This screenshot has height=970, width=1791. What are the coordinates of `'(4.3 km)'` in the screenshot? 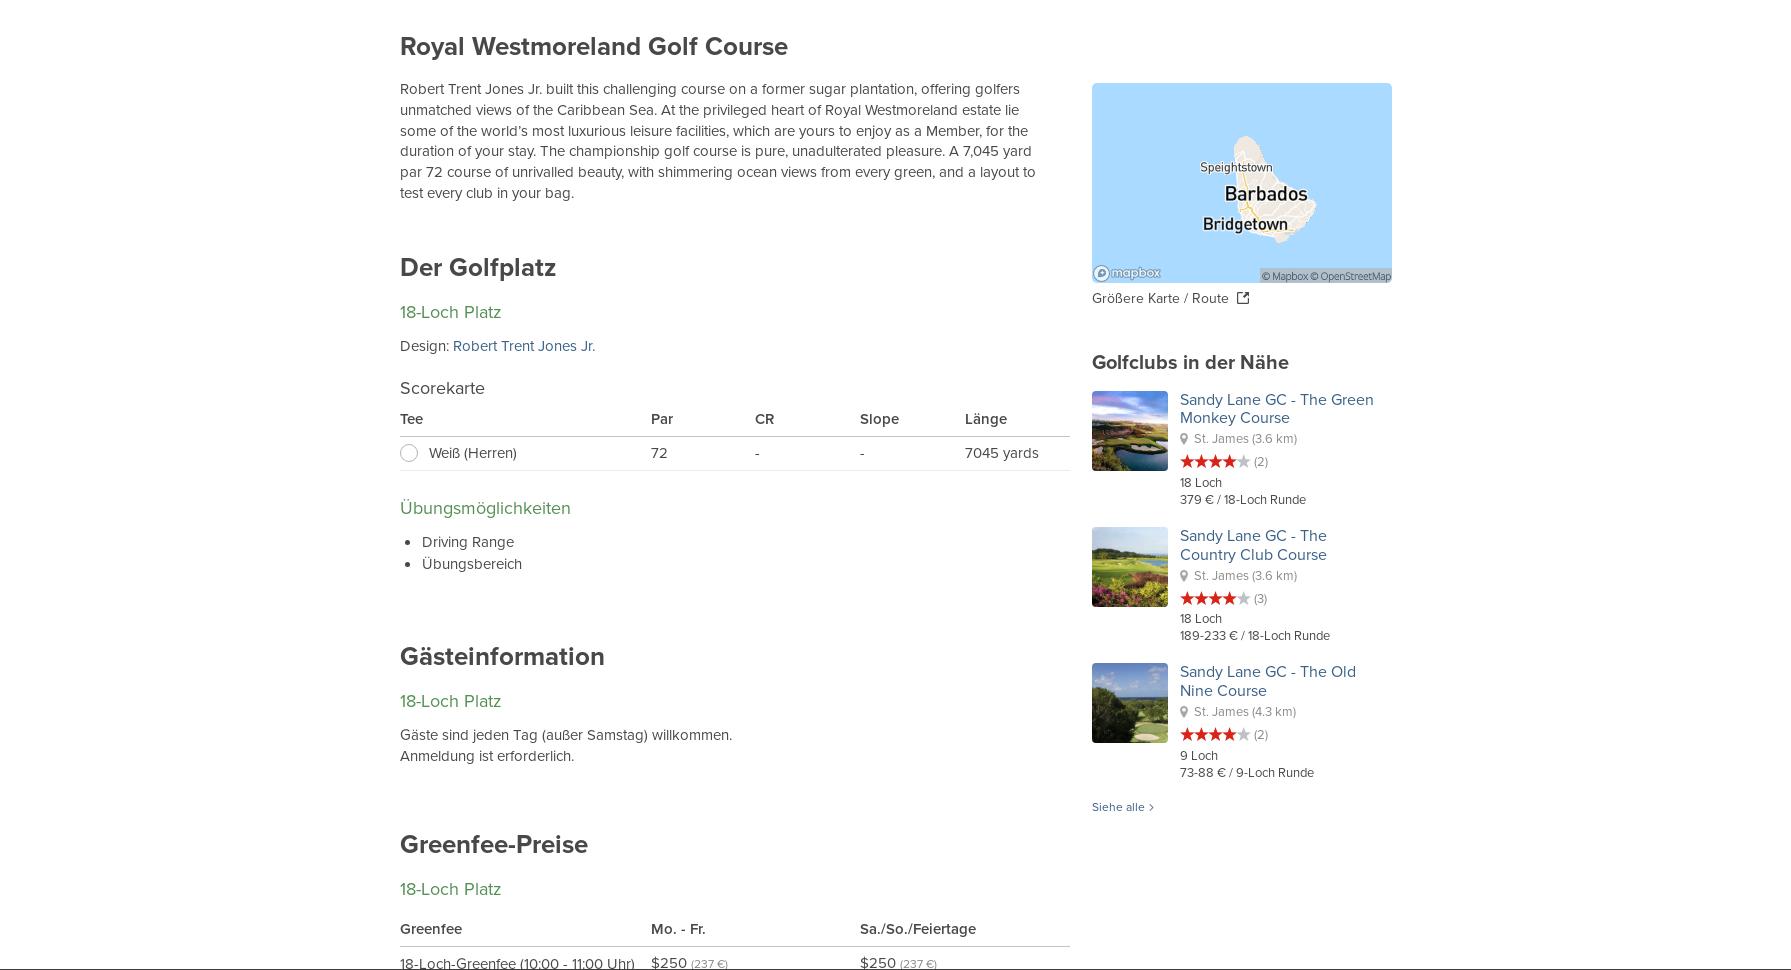 It's located at (1272, 711).